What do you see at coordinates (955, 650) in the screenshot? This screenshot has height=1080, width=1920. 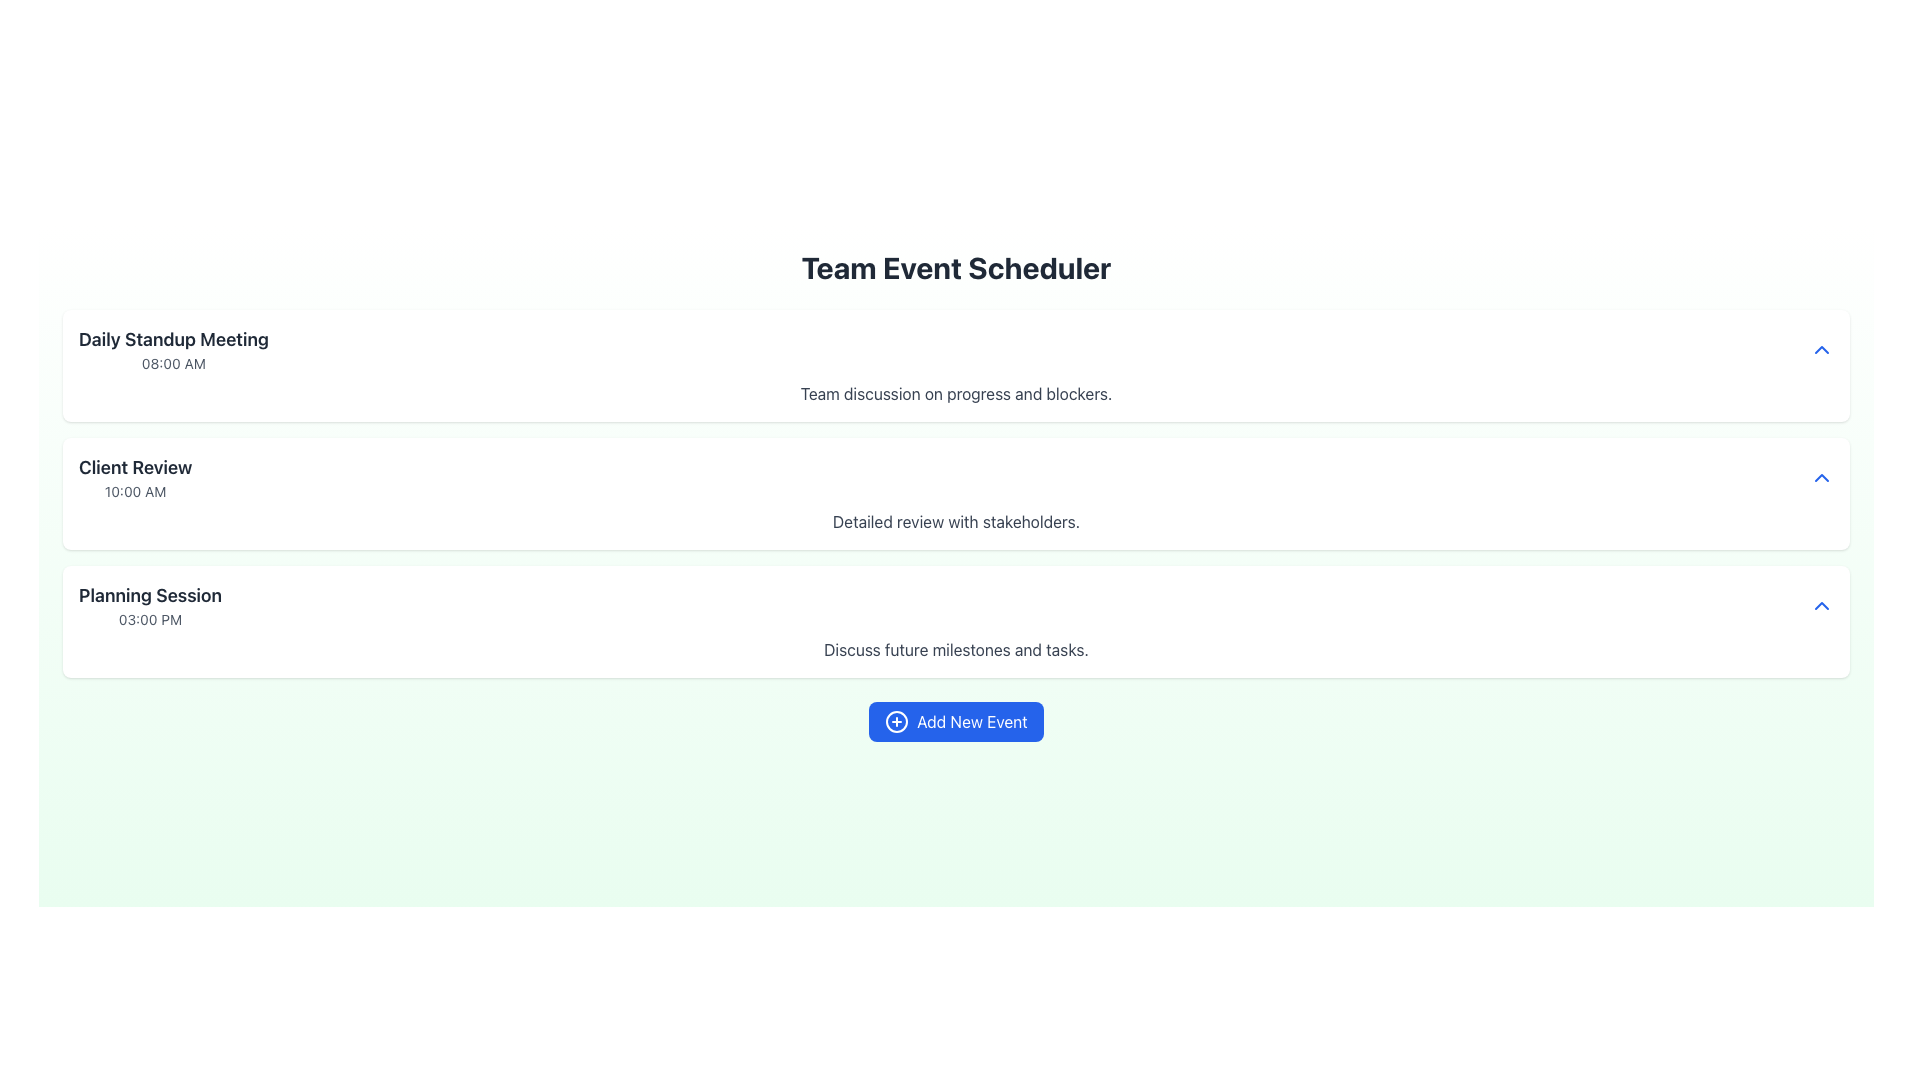 I see `the descriptive text label providing details about the associated 'Planning Session' event, located below the heading 'Planning Session' and its time label '03:00 PM'` at bounding box center [955, 650].